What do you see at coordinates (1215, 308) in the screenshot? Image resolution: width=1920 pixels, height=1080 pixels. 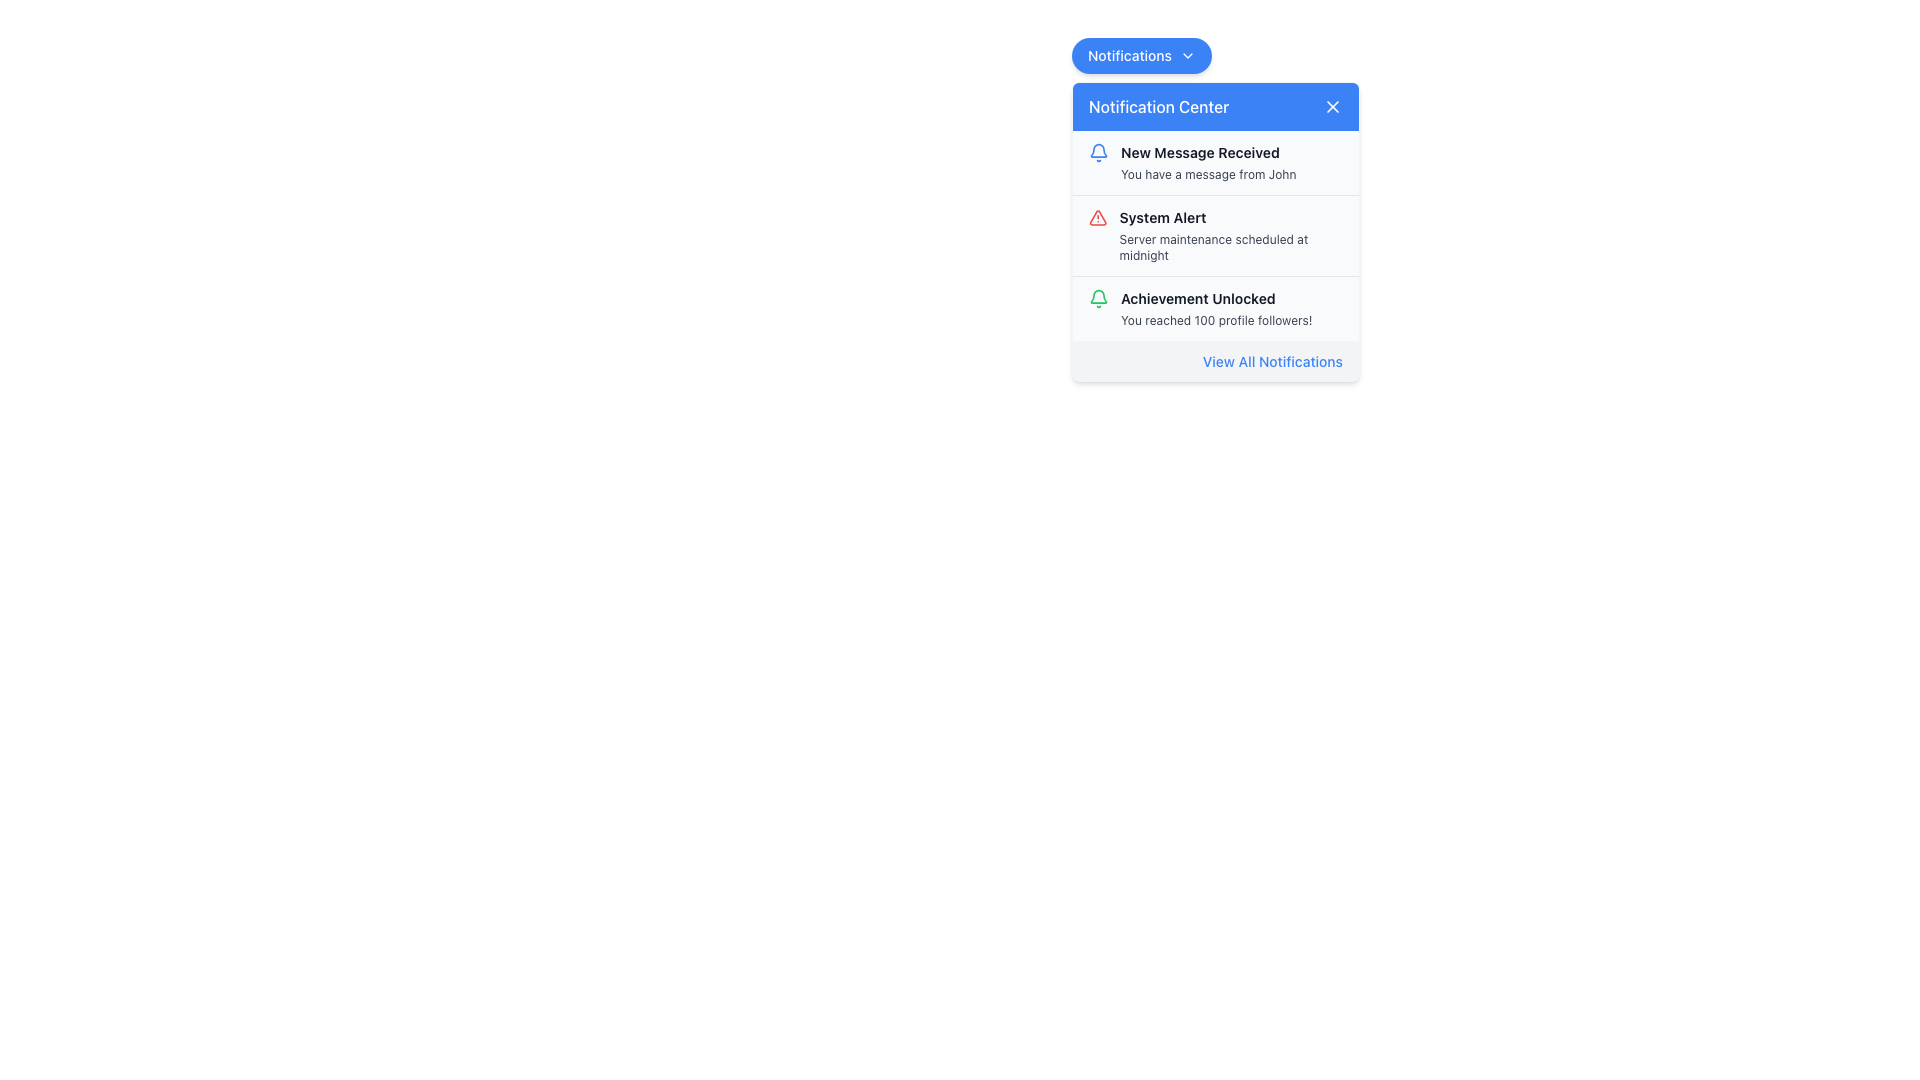 I see `the Notification item displaying 'Achievement Unlocked' with the subtext 'You reached 100 profile followers!', located in the Notification Center as the third item` at bounding box center [1215, 308].